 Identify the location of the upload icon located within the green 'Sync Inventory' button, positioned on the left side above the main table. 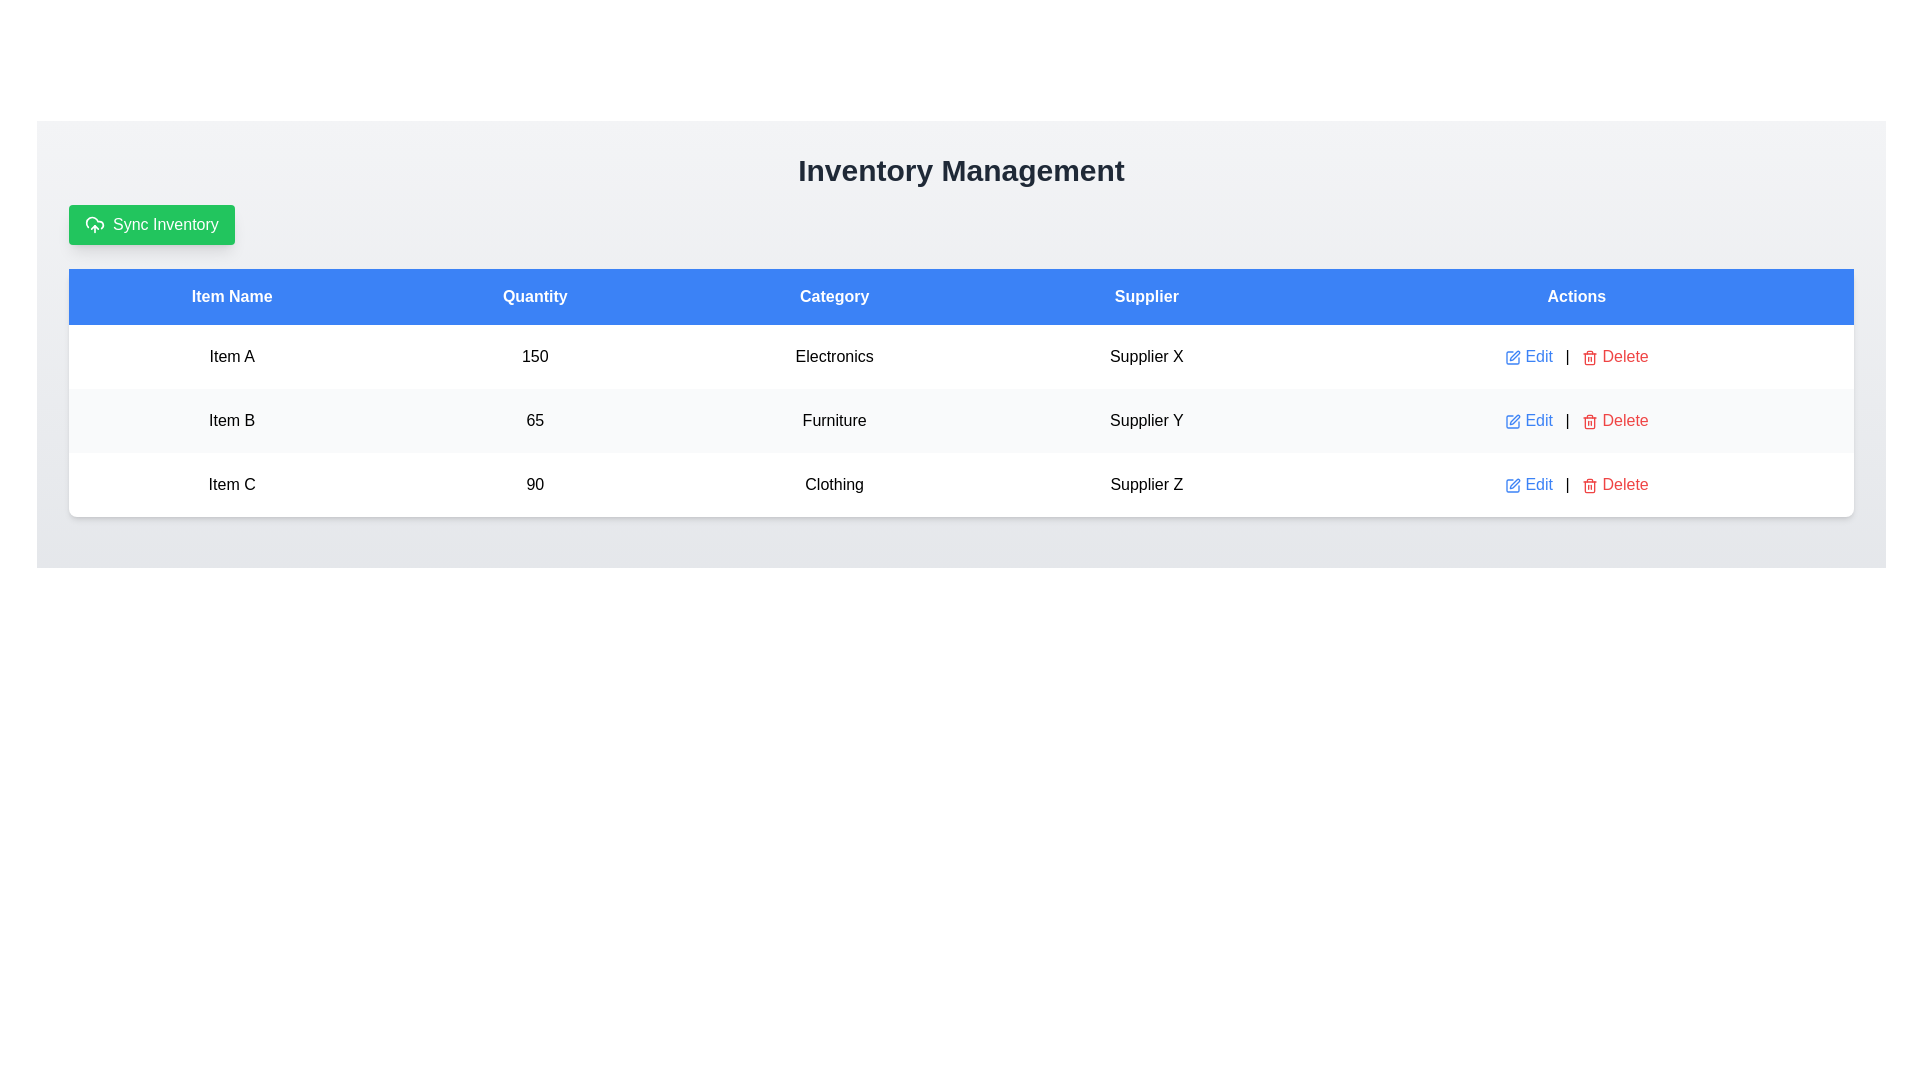
(94, 224).